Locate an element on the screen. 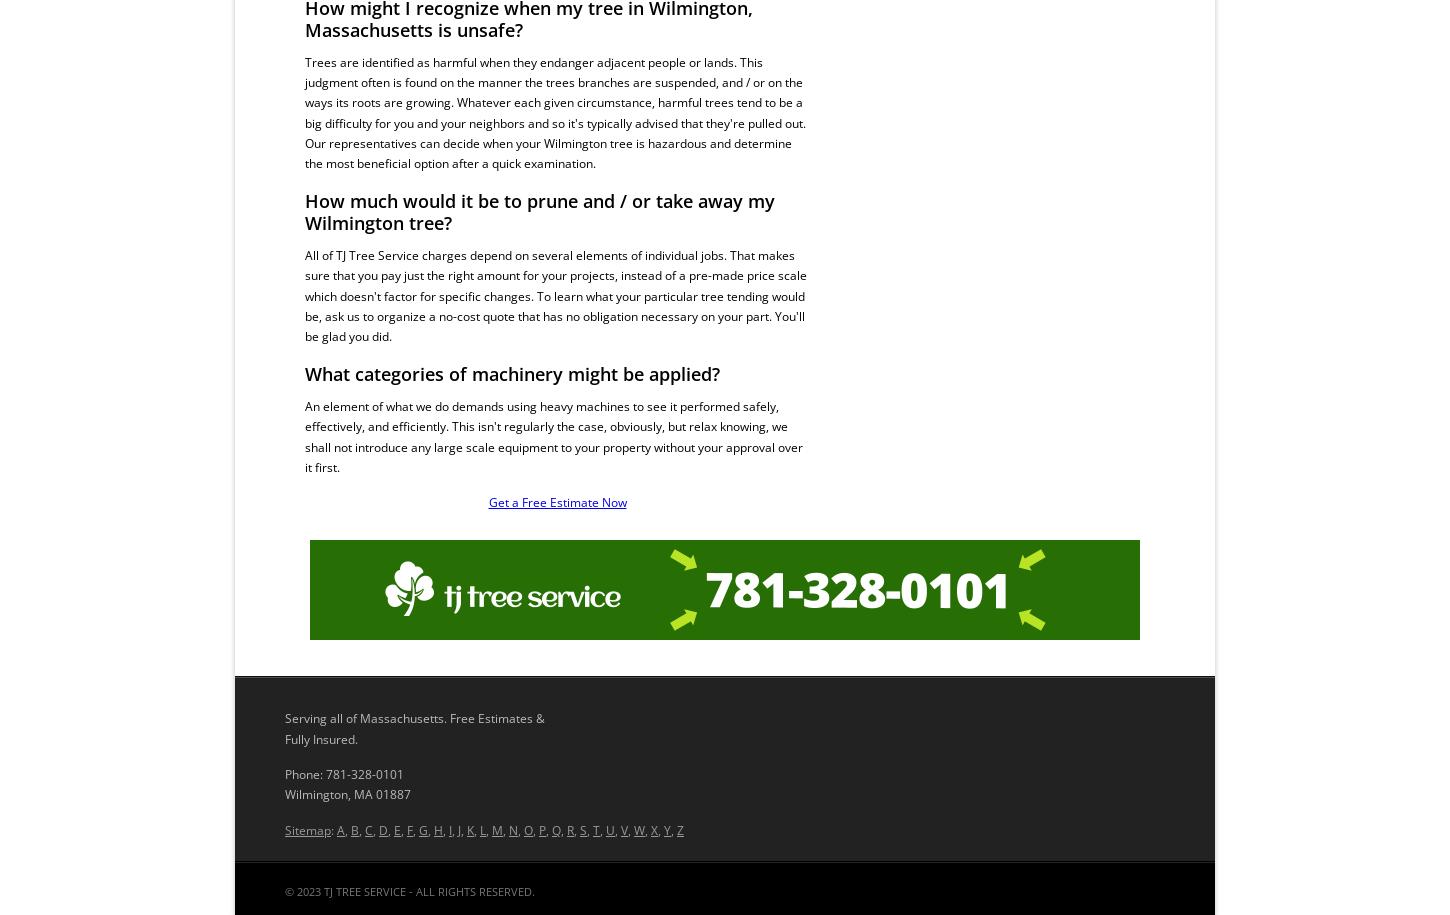 Image resolution: width=1450 pixels, height=915 pixels. 'B' is located at coordinates (354, 829).